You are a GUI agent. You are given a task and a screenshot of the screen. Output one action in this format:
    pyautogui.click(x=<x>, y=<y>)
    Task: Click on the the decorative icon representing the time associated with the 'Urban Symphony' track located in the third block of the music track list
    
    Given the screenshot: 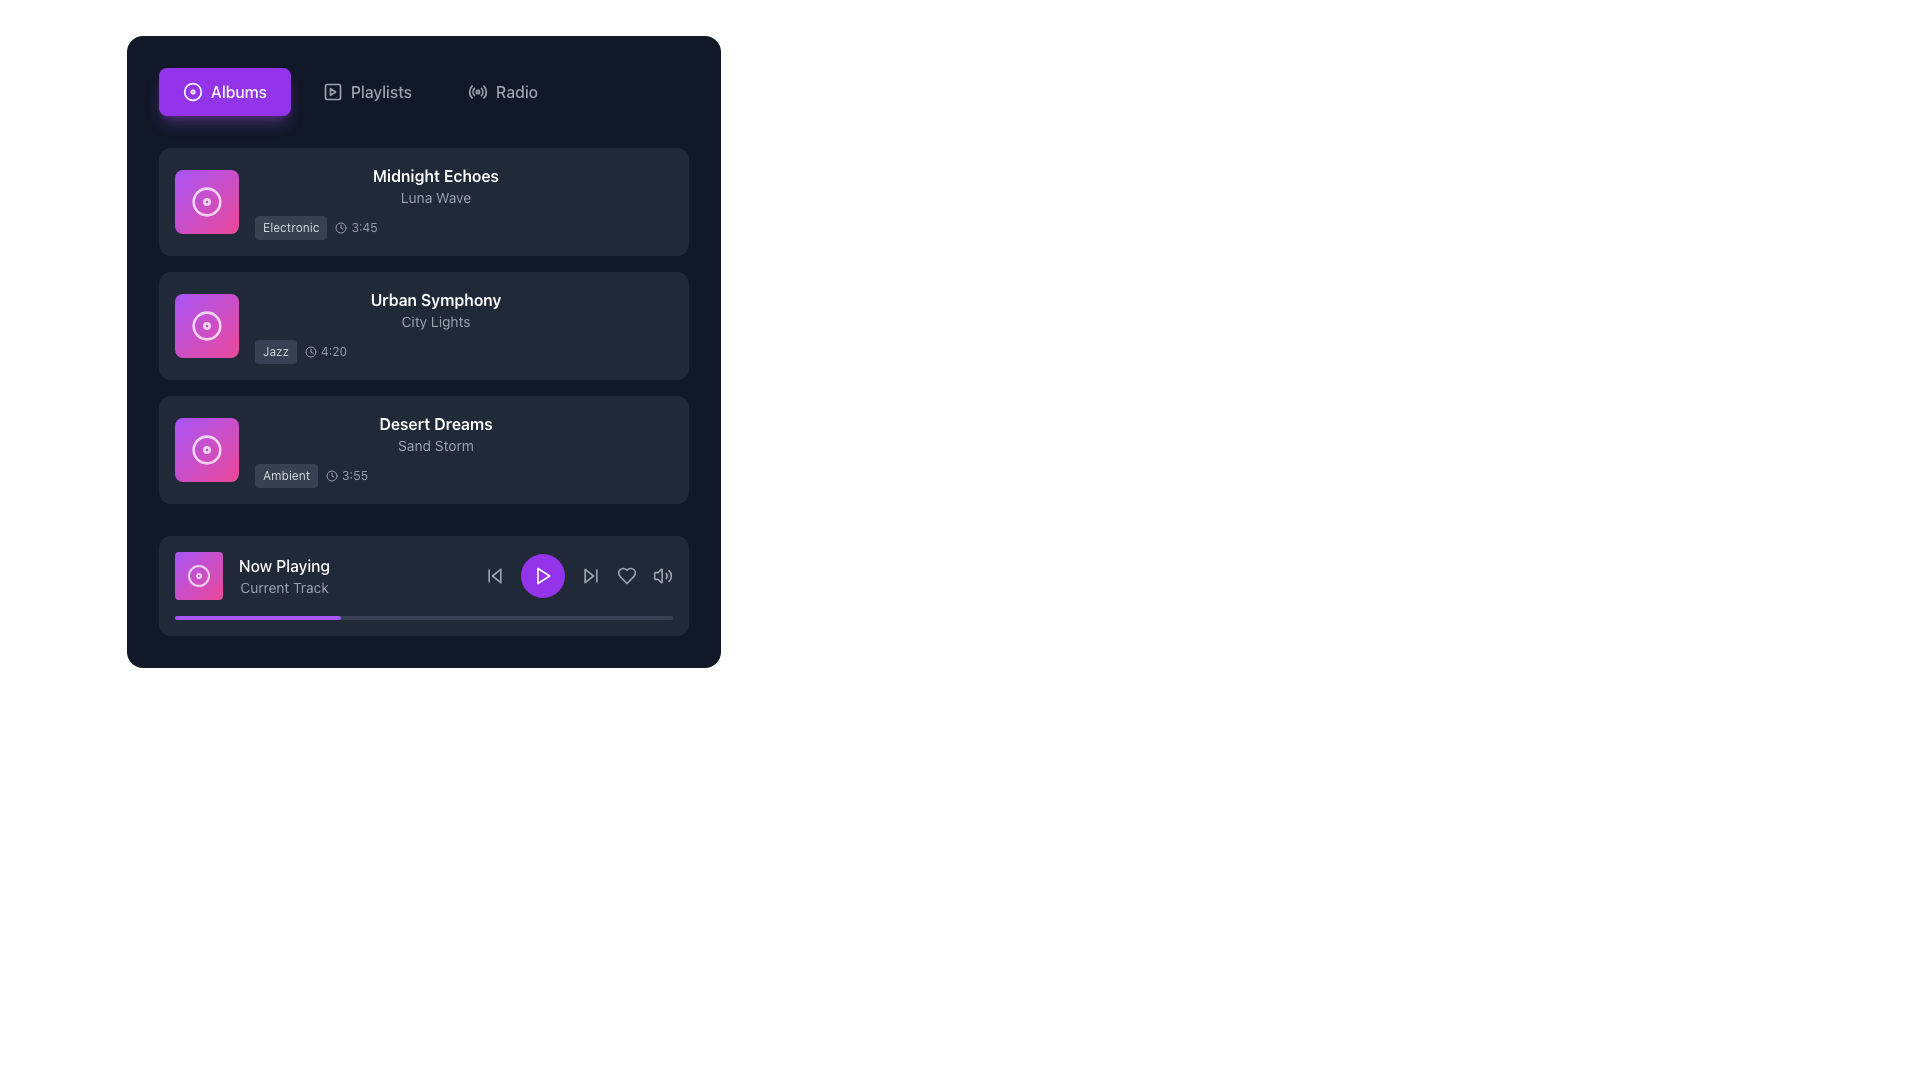 What is the action you would take?
    pyautogui.click(x=310, y=350)
    